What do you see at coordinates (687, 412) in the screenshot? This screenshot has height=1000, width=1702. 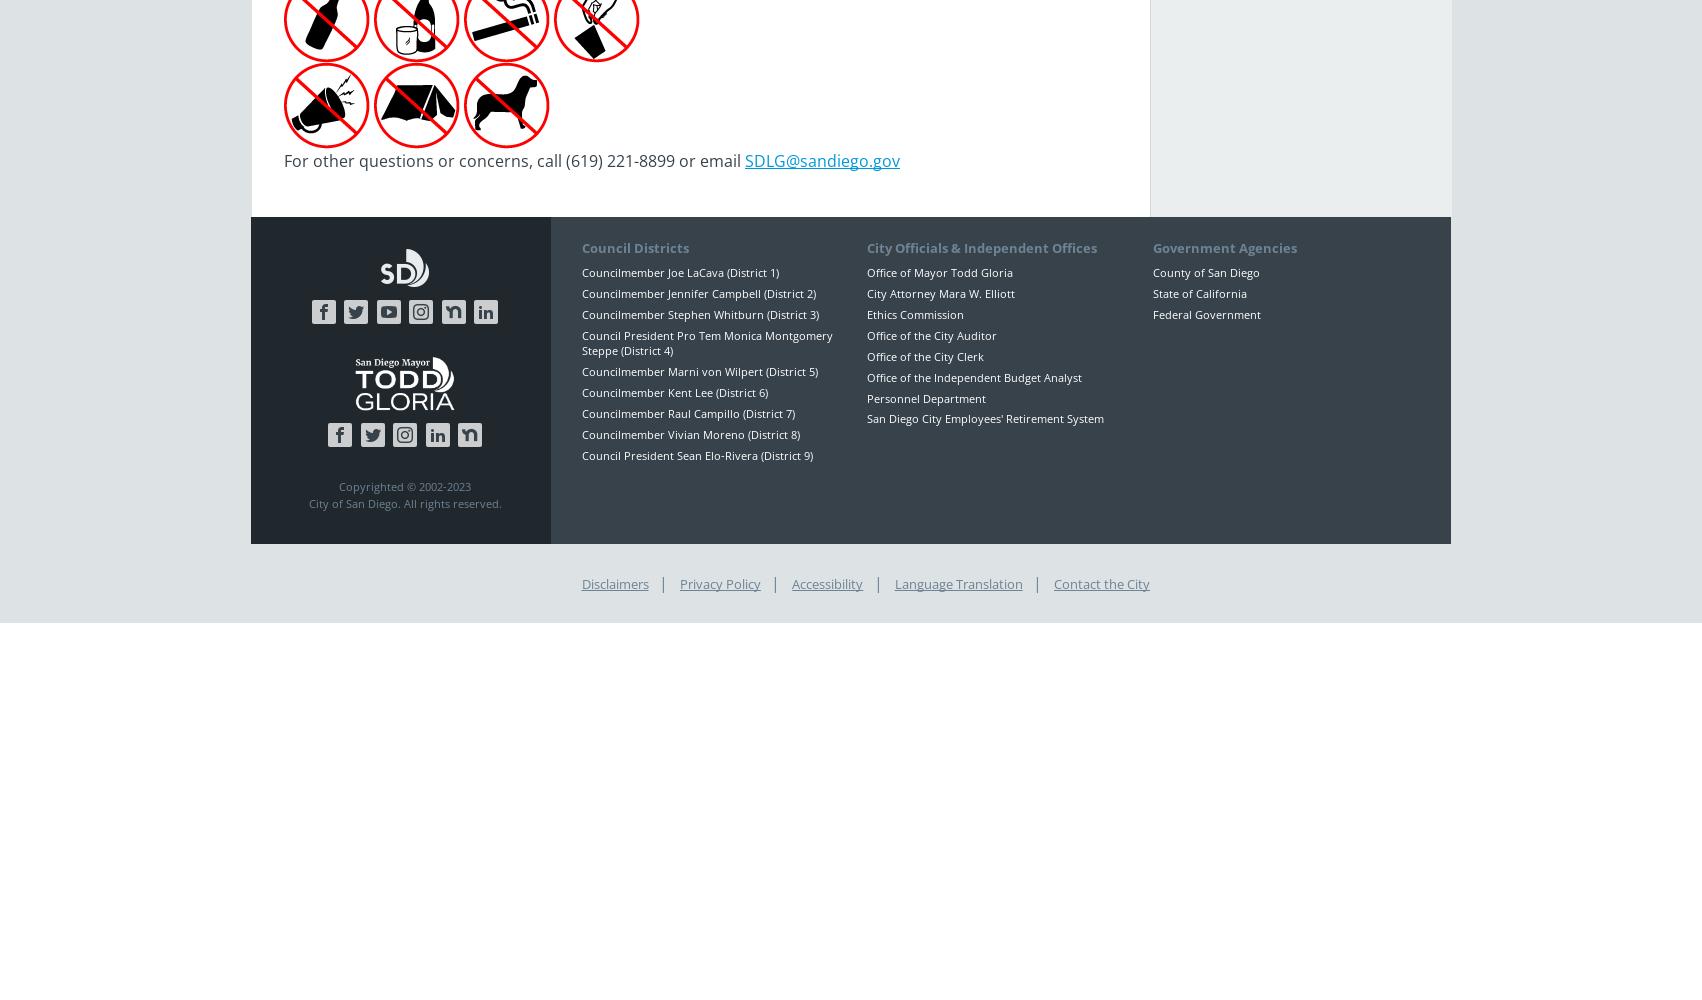 I see `'Councilmember Raul Campillo (District 7)'` at bounding box center [687, 412].